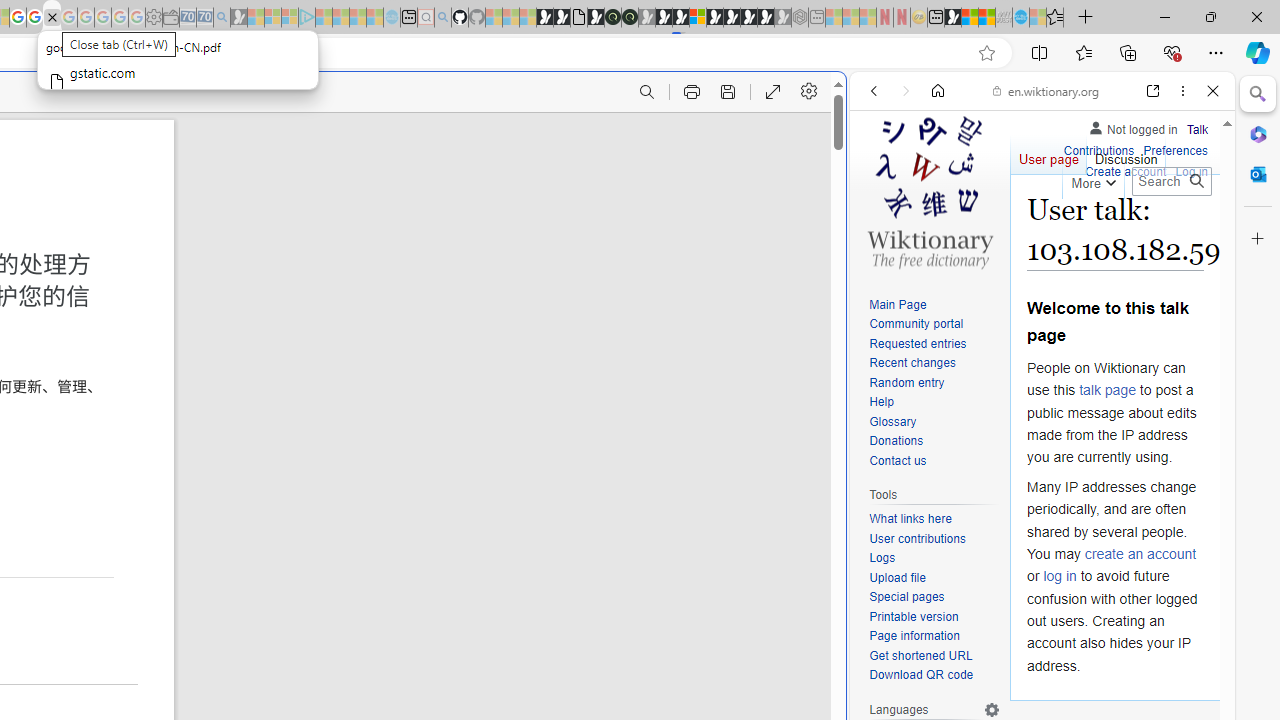 This screenshot has width=1280, height=720. Describe the element at coordinates (934, 616) in the screenshot. I see `'Printable version'` at that location.